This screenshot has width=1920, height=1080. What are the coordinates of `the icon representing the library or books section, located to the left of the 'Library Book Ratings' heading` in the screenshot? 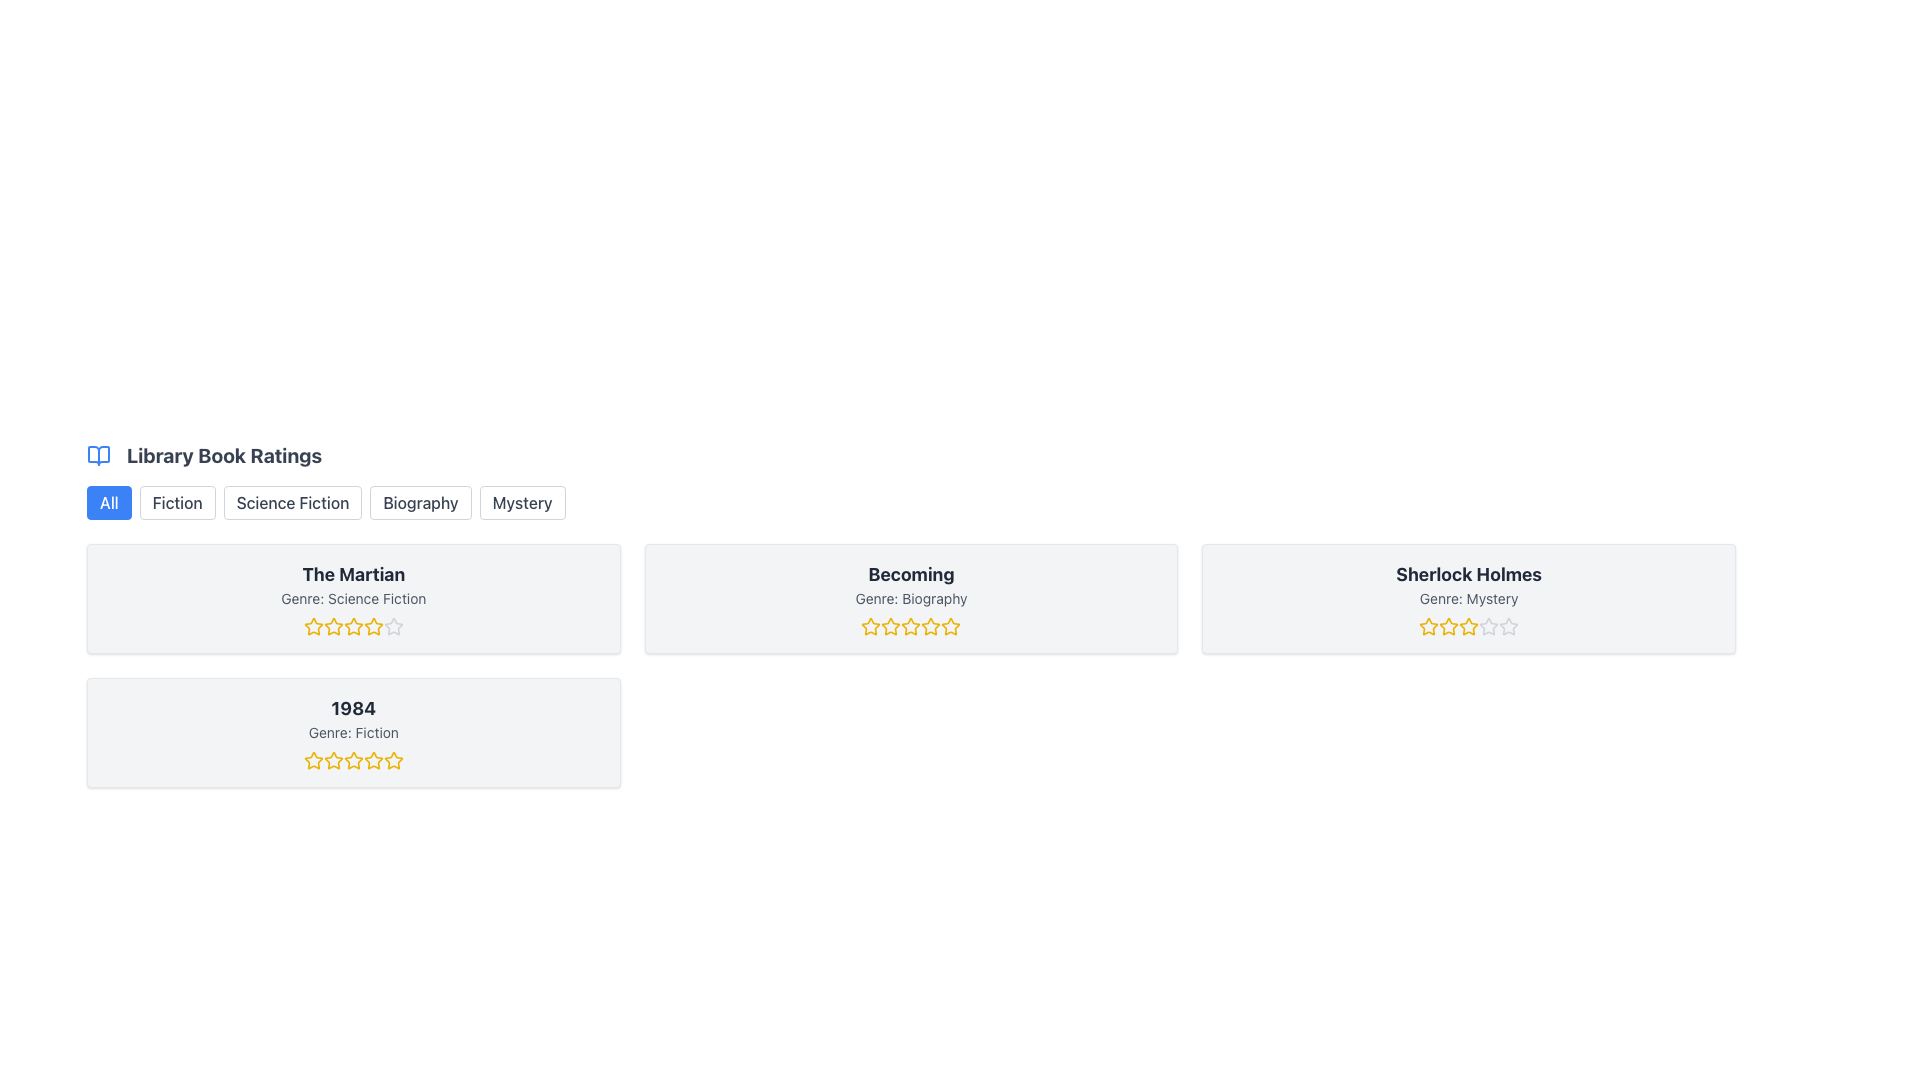 It's located at (98, 455).